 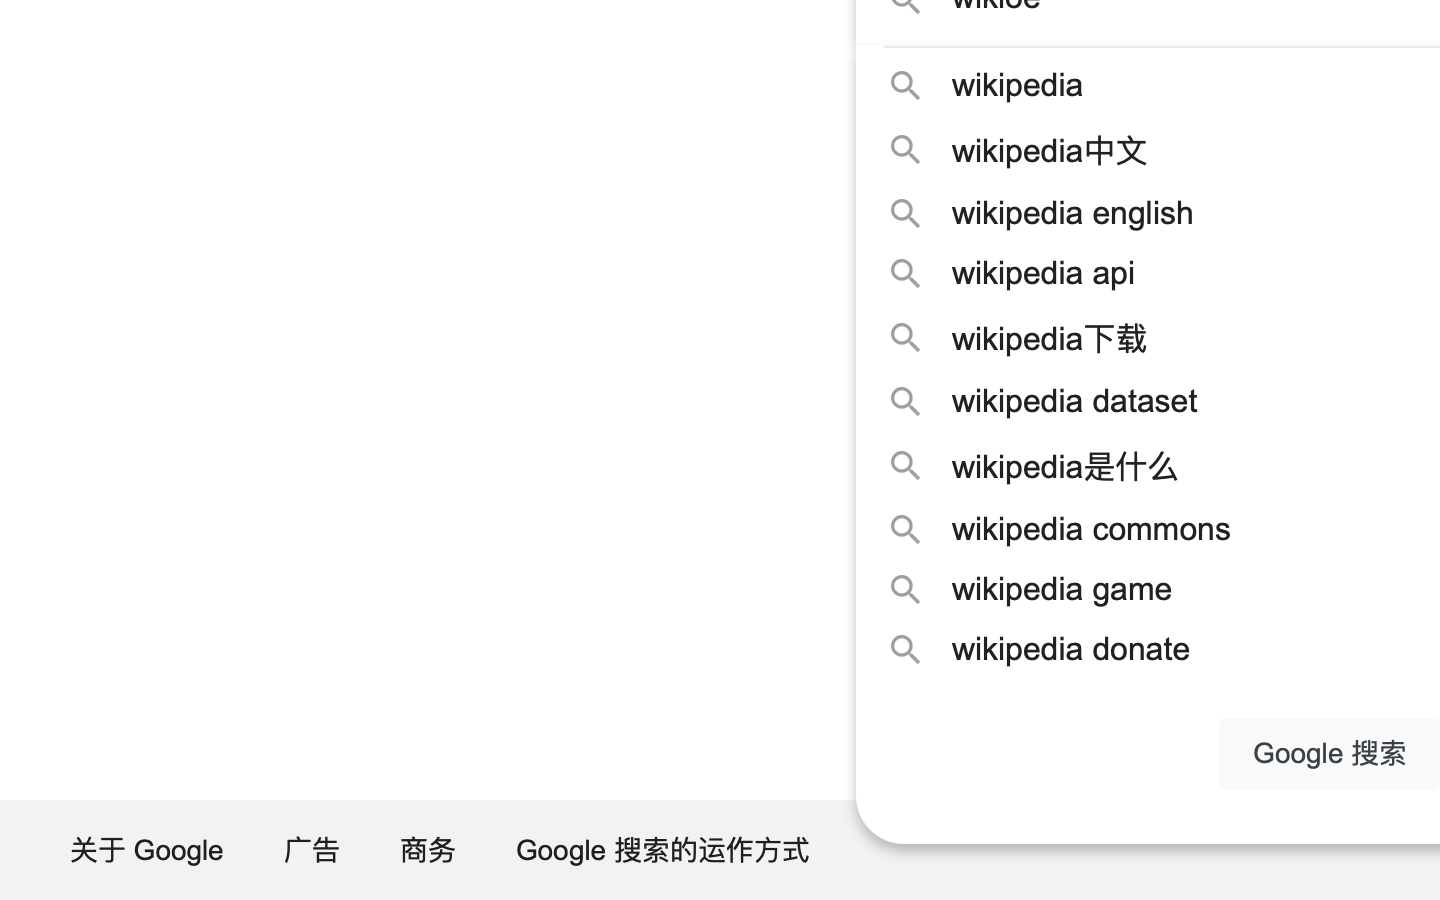 What do you see at coordinates (147, 849) in the screenshot?
I see `'关于 Google'` at bounding box center [147, 849].